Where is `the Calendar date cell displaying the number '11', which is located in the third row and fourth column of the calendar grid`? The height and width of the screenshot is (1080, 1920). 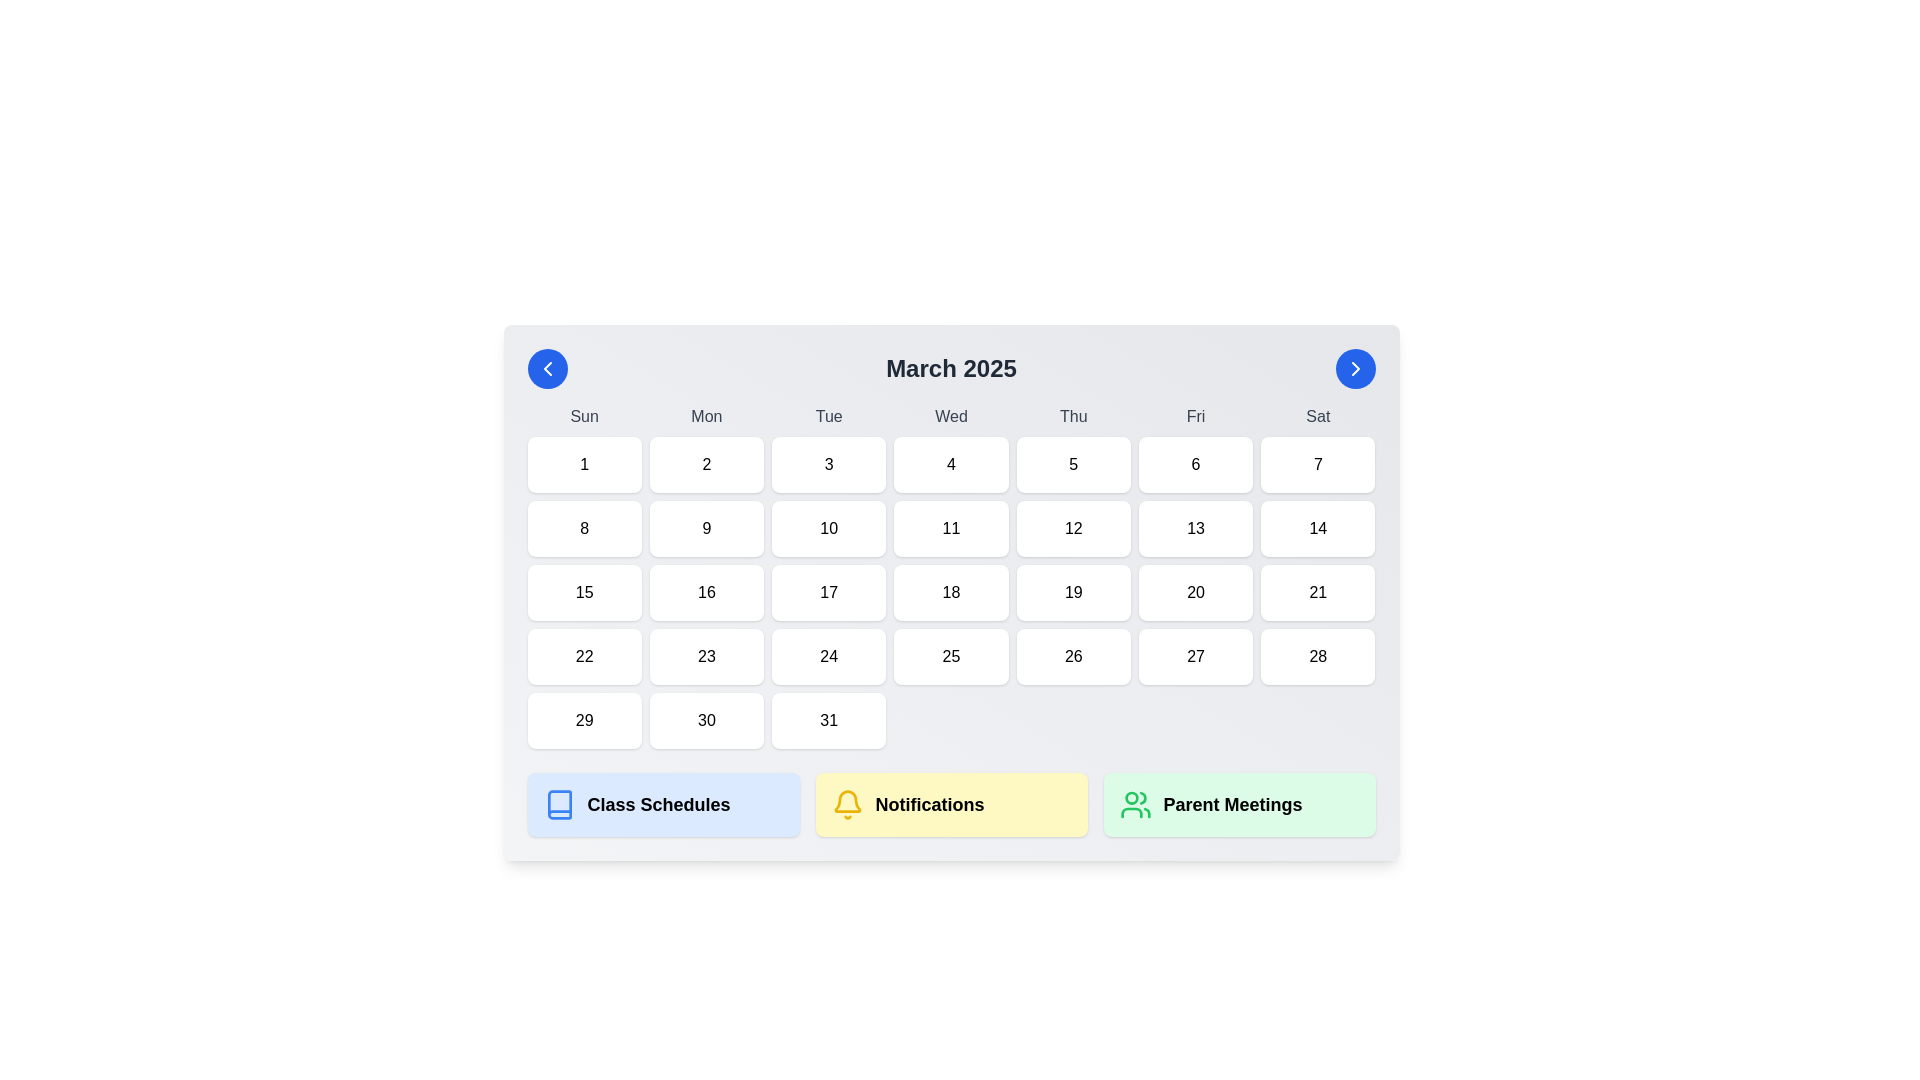 the Calendar date cell displaying the number '11', which is located in the third row and fourth column of the calendar grid is located at coordinates (950, 527).